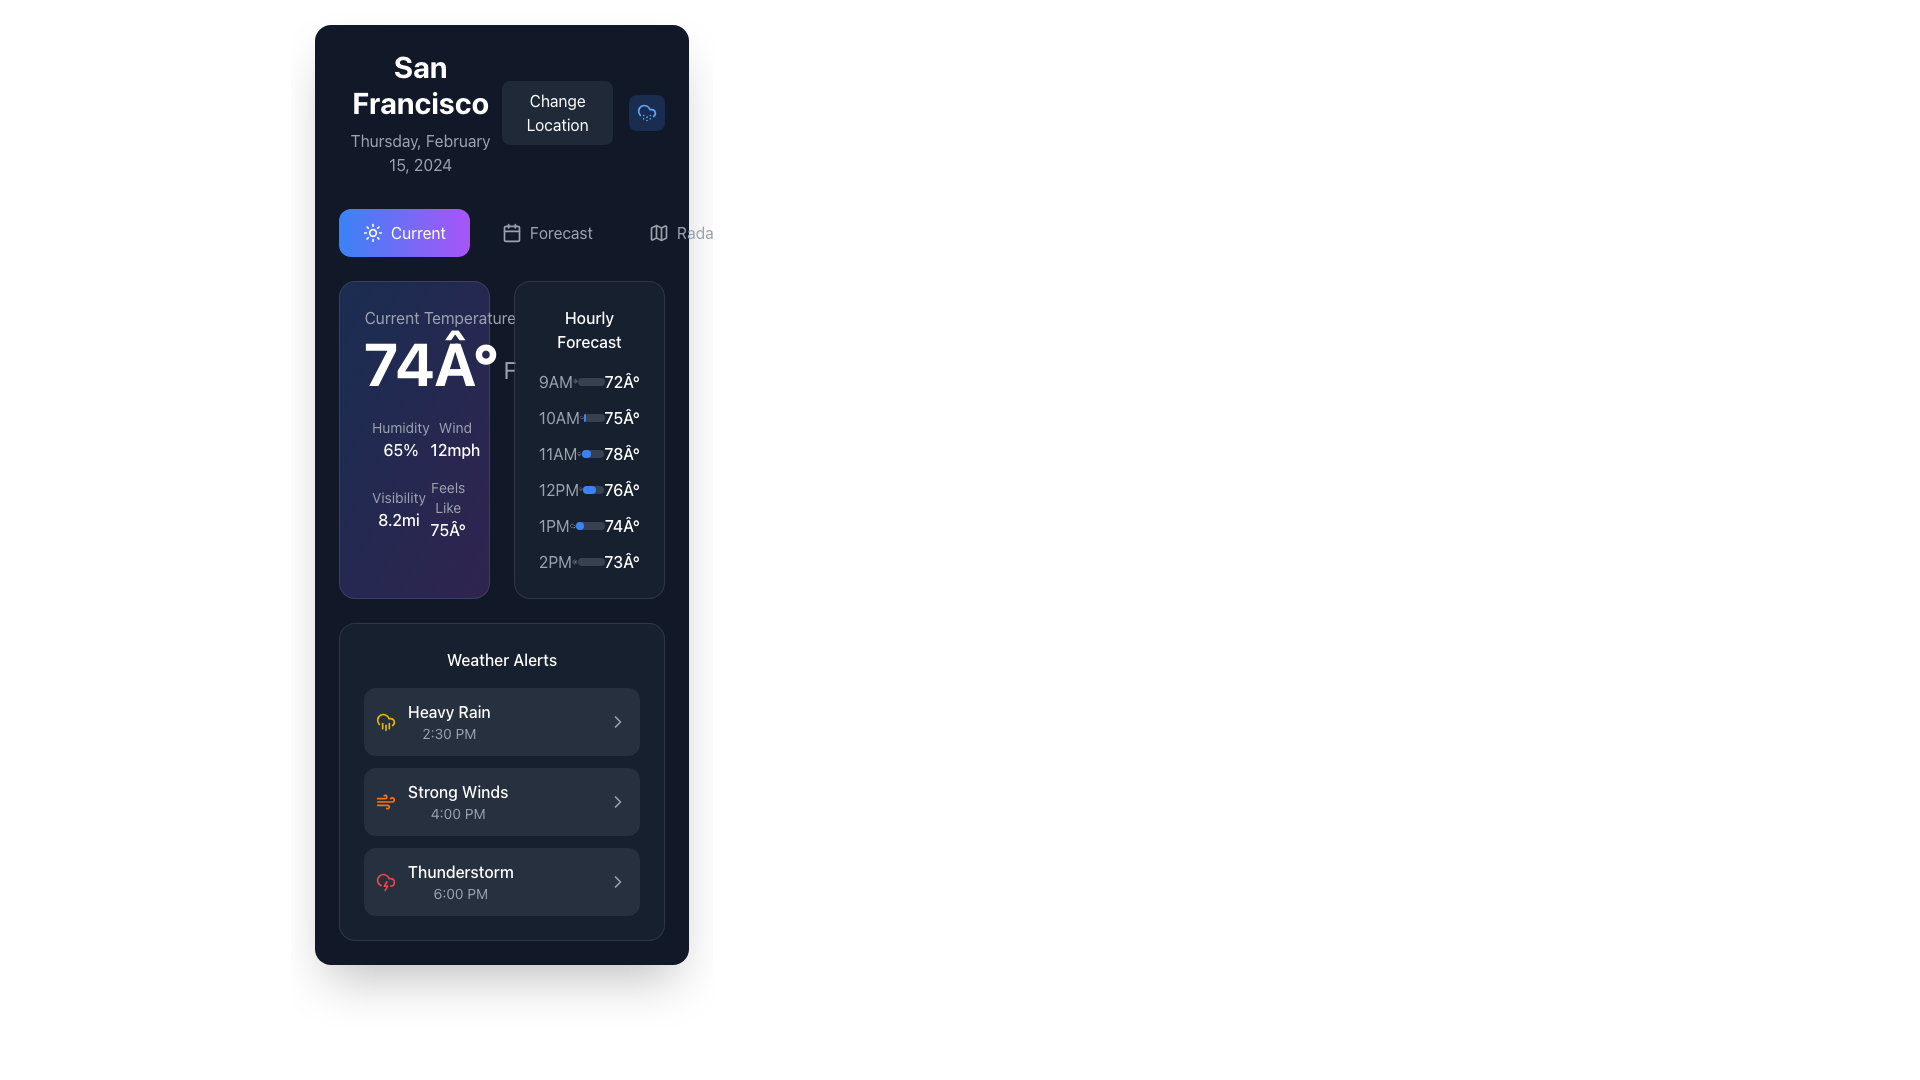 This screenshot has width=1920, height=1080. Describe the element at coordinates (554, 524) in the screenshot. I see `the '1PM' label displayed in light gray font within the 'Hourly Forecast' section, positioned between '12PM' and '2PM'` at that location.